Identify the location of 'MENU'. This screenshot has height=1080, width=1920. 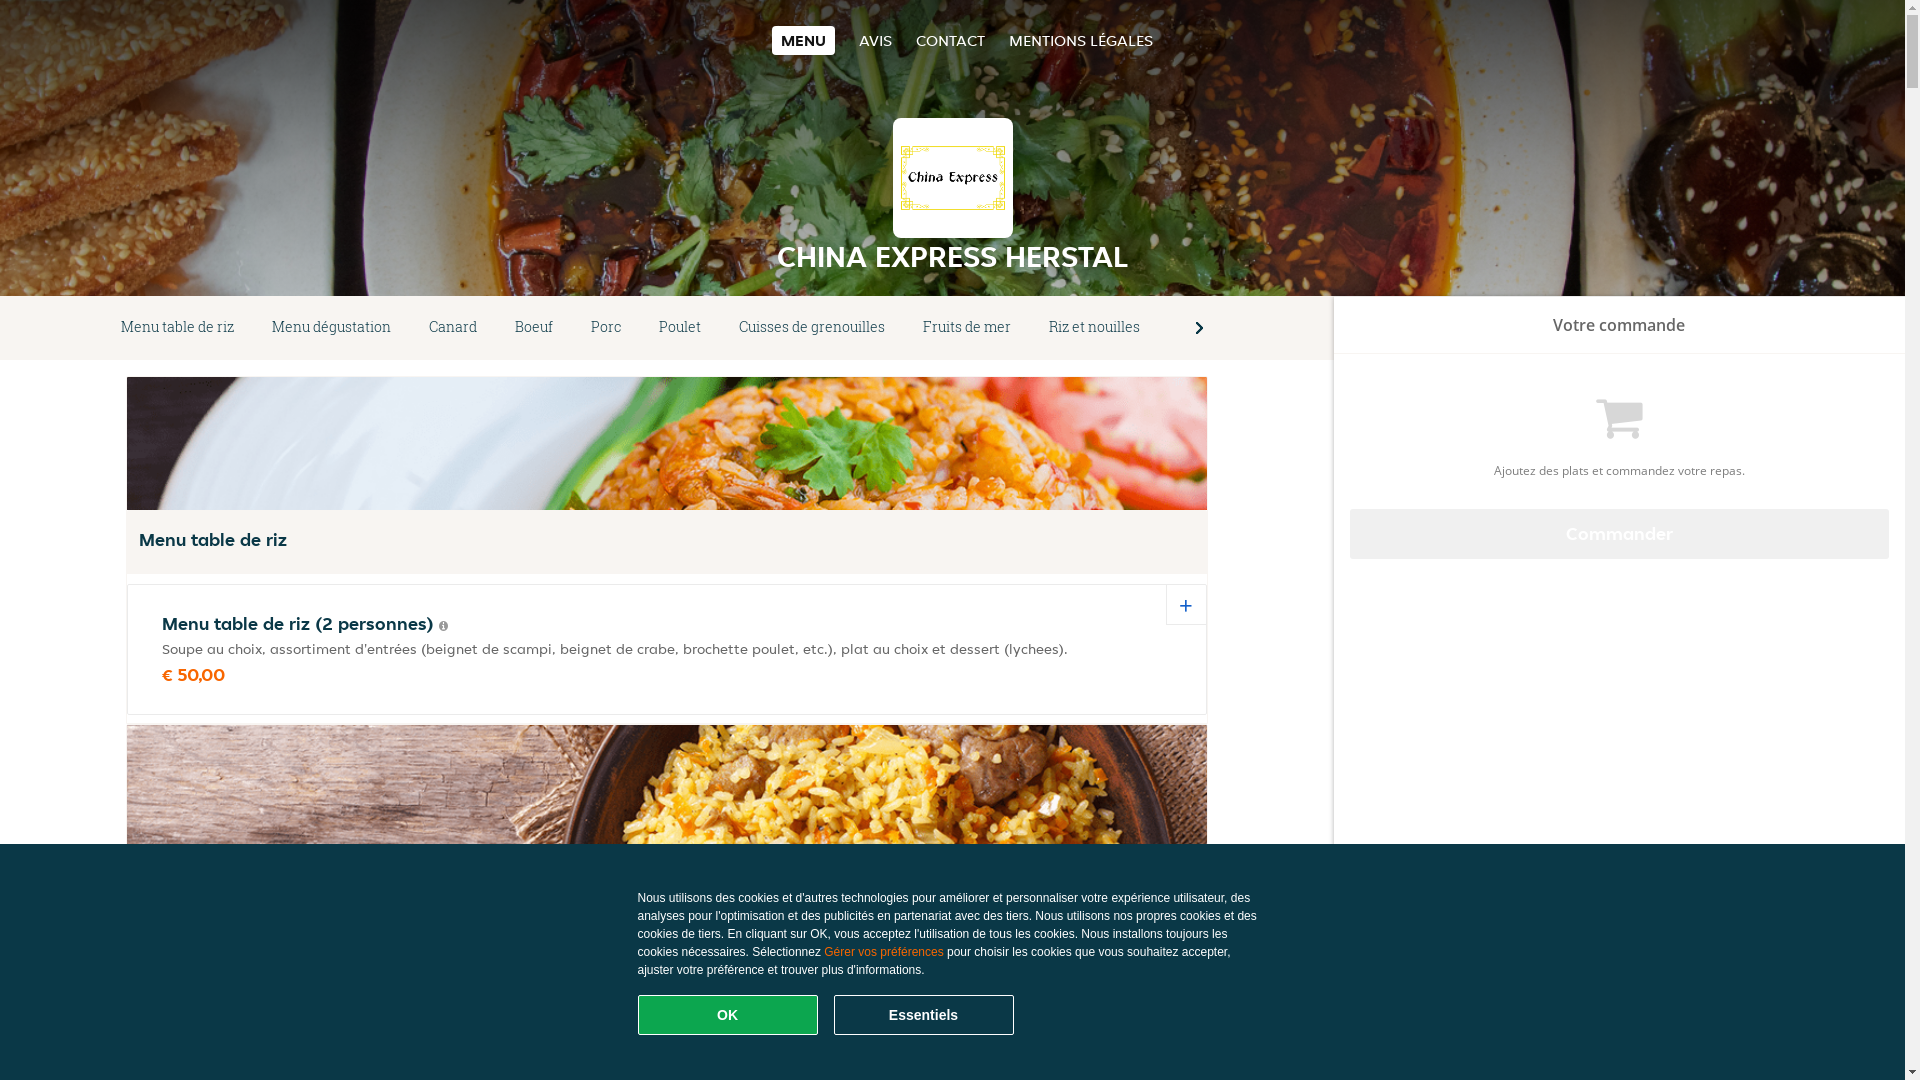
(771, 40).